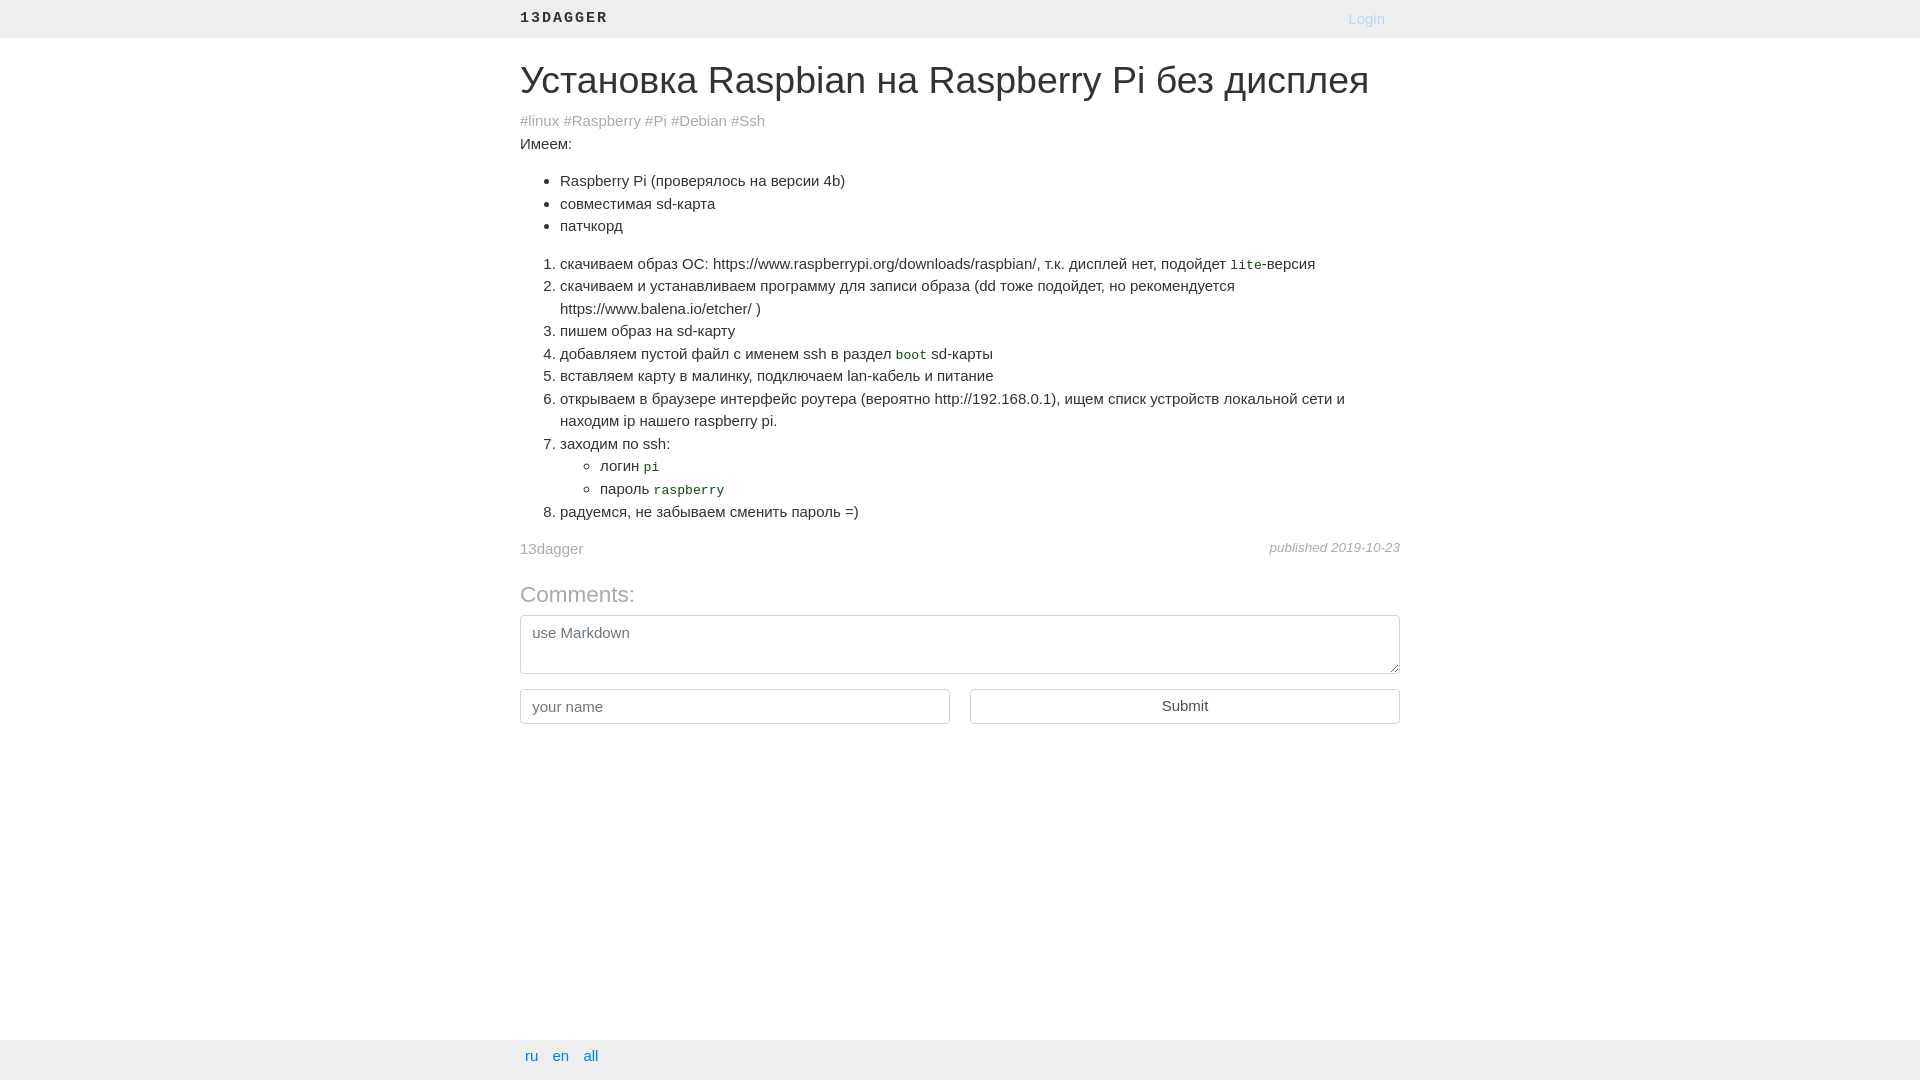 The height and width of the screenshot is (1080, 1920). I want to click on '#Ssh', so click(747, 120).